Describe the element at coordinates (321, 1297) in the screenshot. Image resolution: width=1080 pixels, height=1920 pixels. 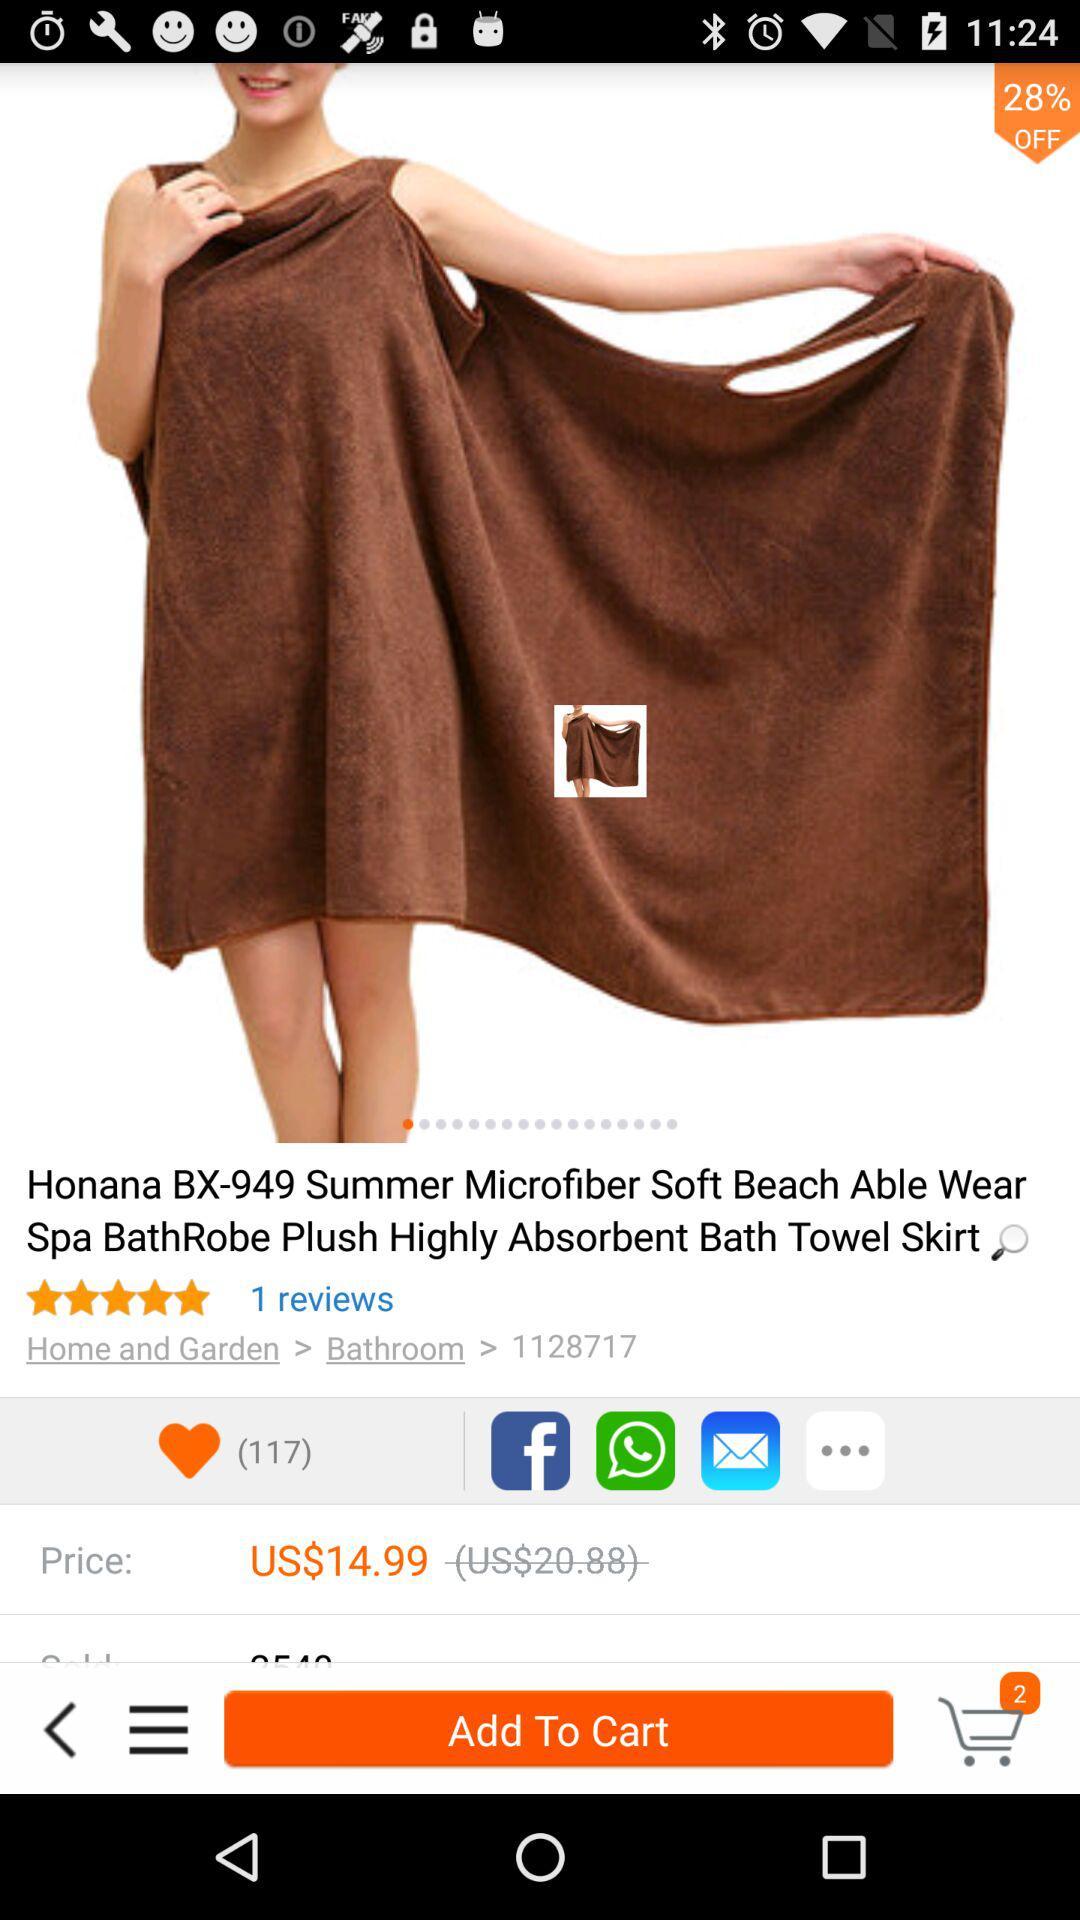
I see `the icon to the left of >` at that location.